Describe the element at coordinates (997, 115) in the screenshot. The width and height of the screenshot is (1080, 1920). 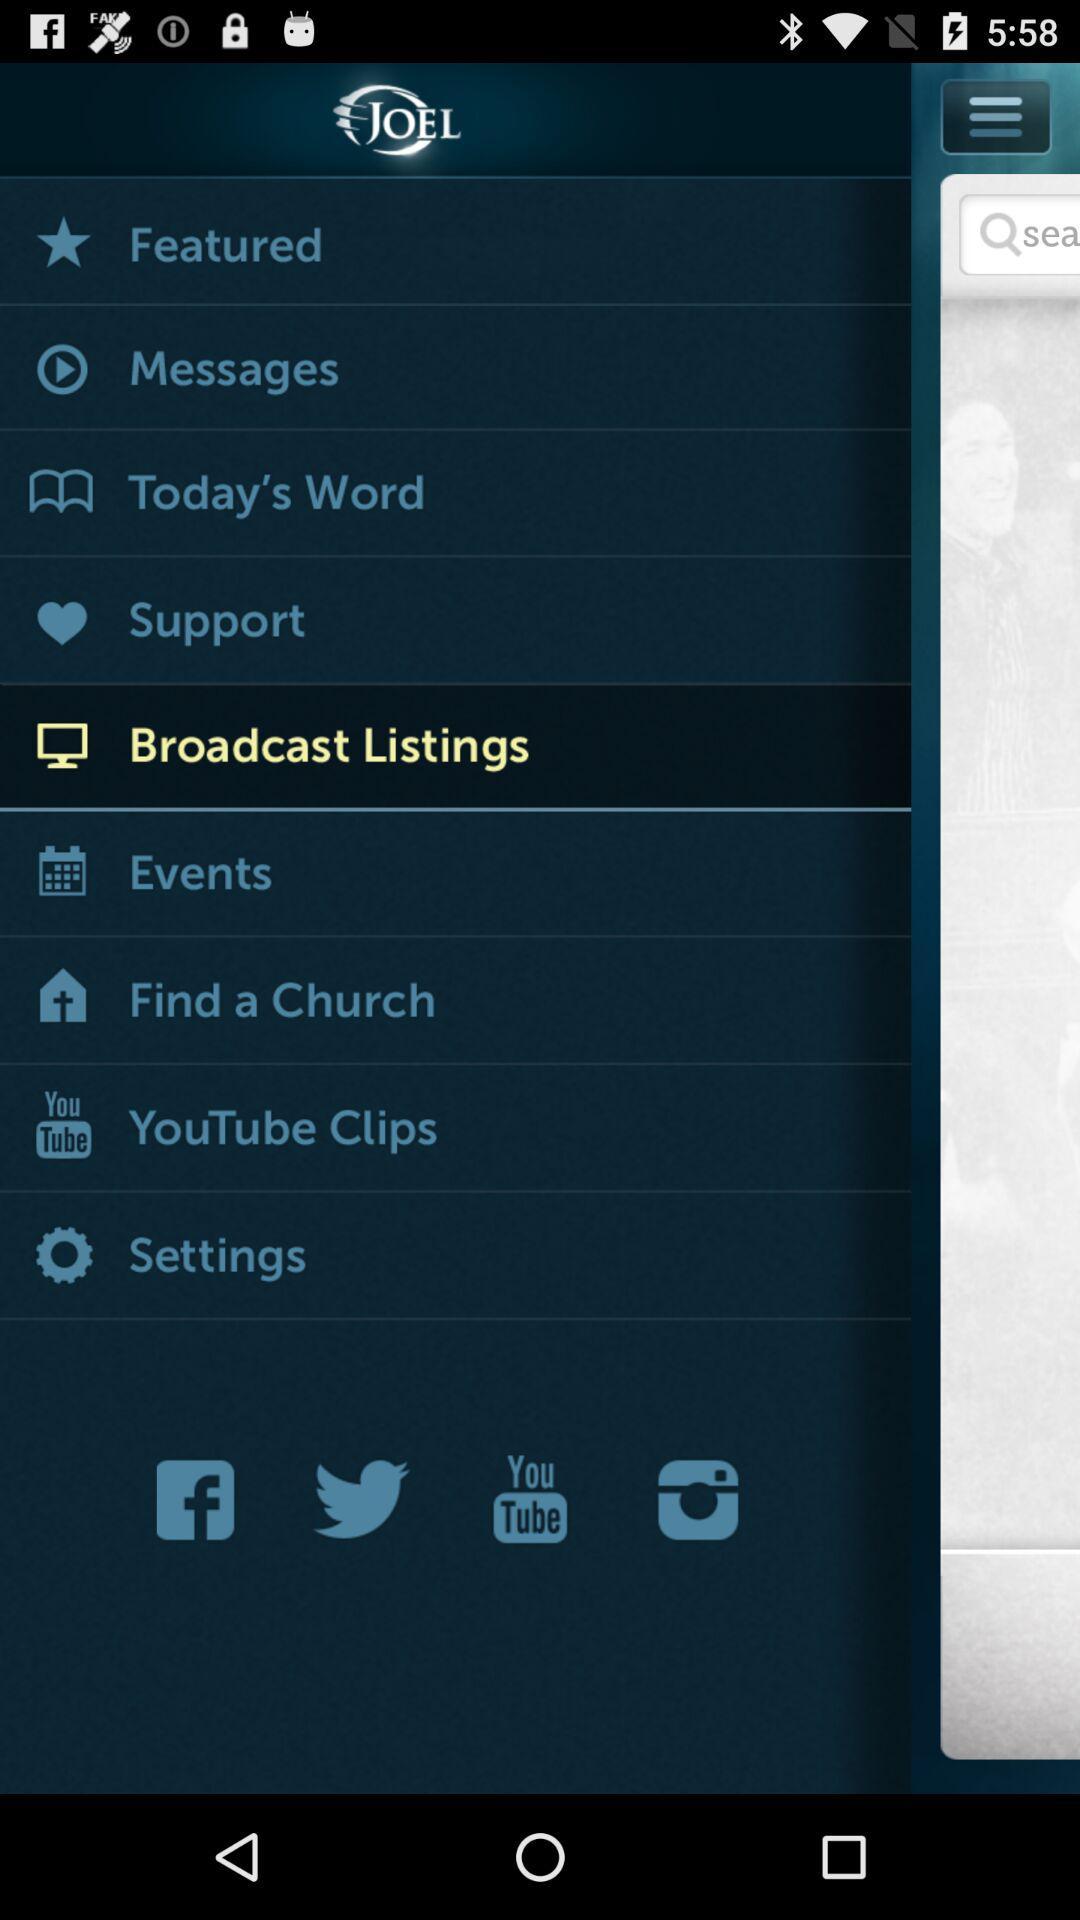
I see `show or hide application options` at that location.